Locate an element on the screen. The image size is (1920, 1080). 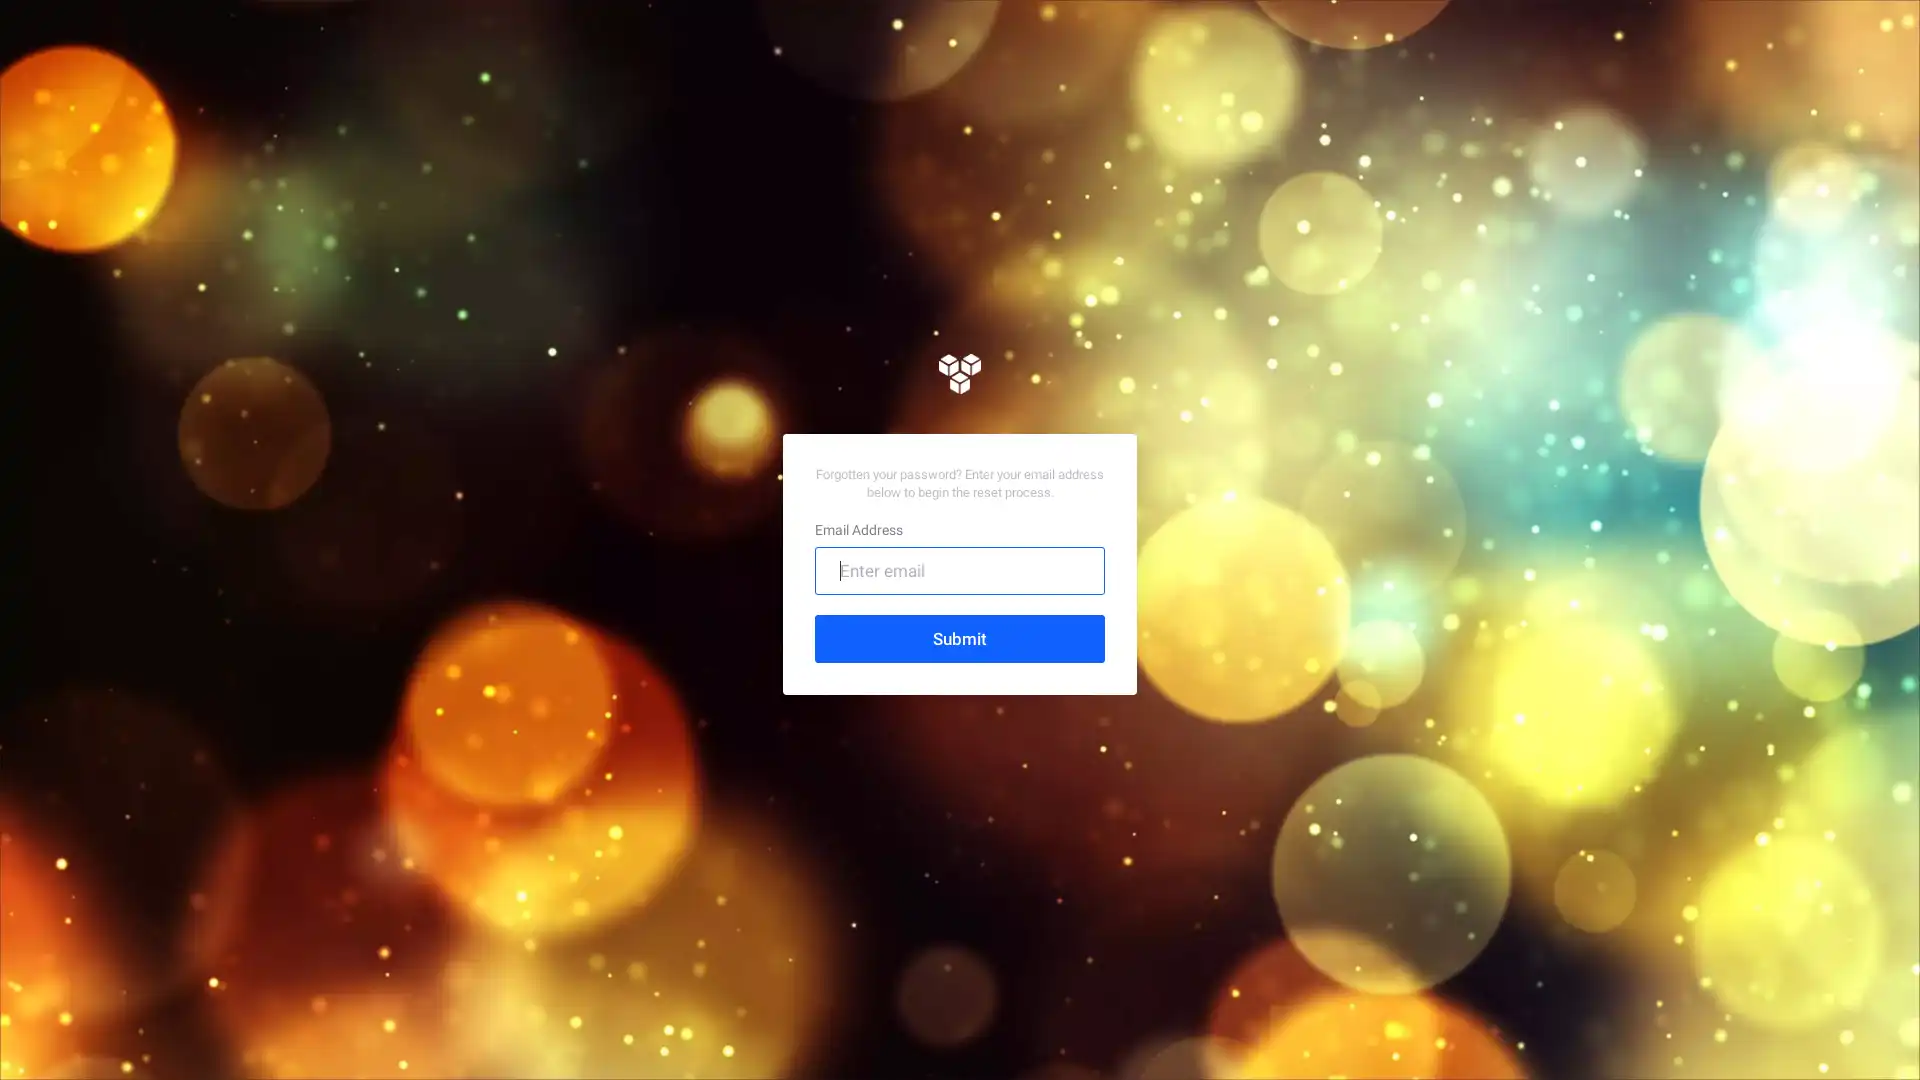
Submit is located at coordinates (960, 637).